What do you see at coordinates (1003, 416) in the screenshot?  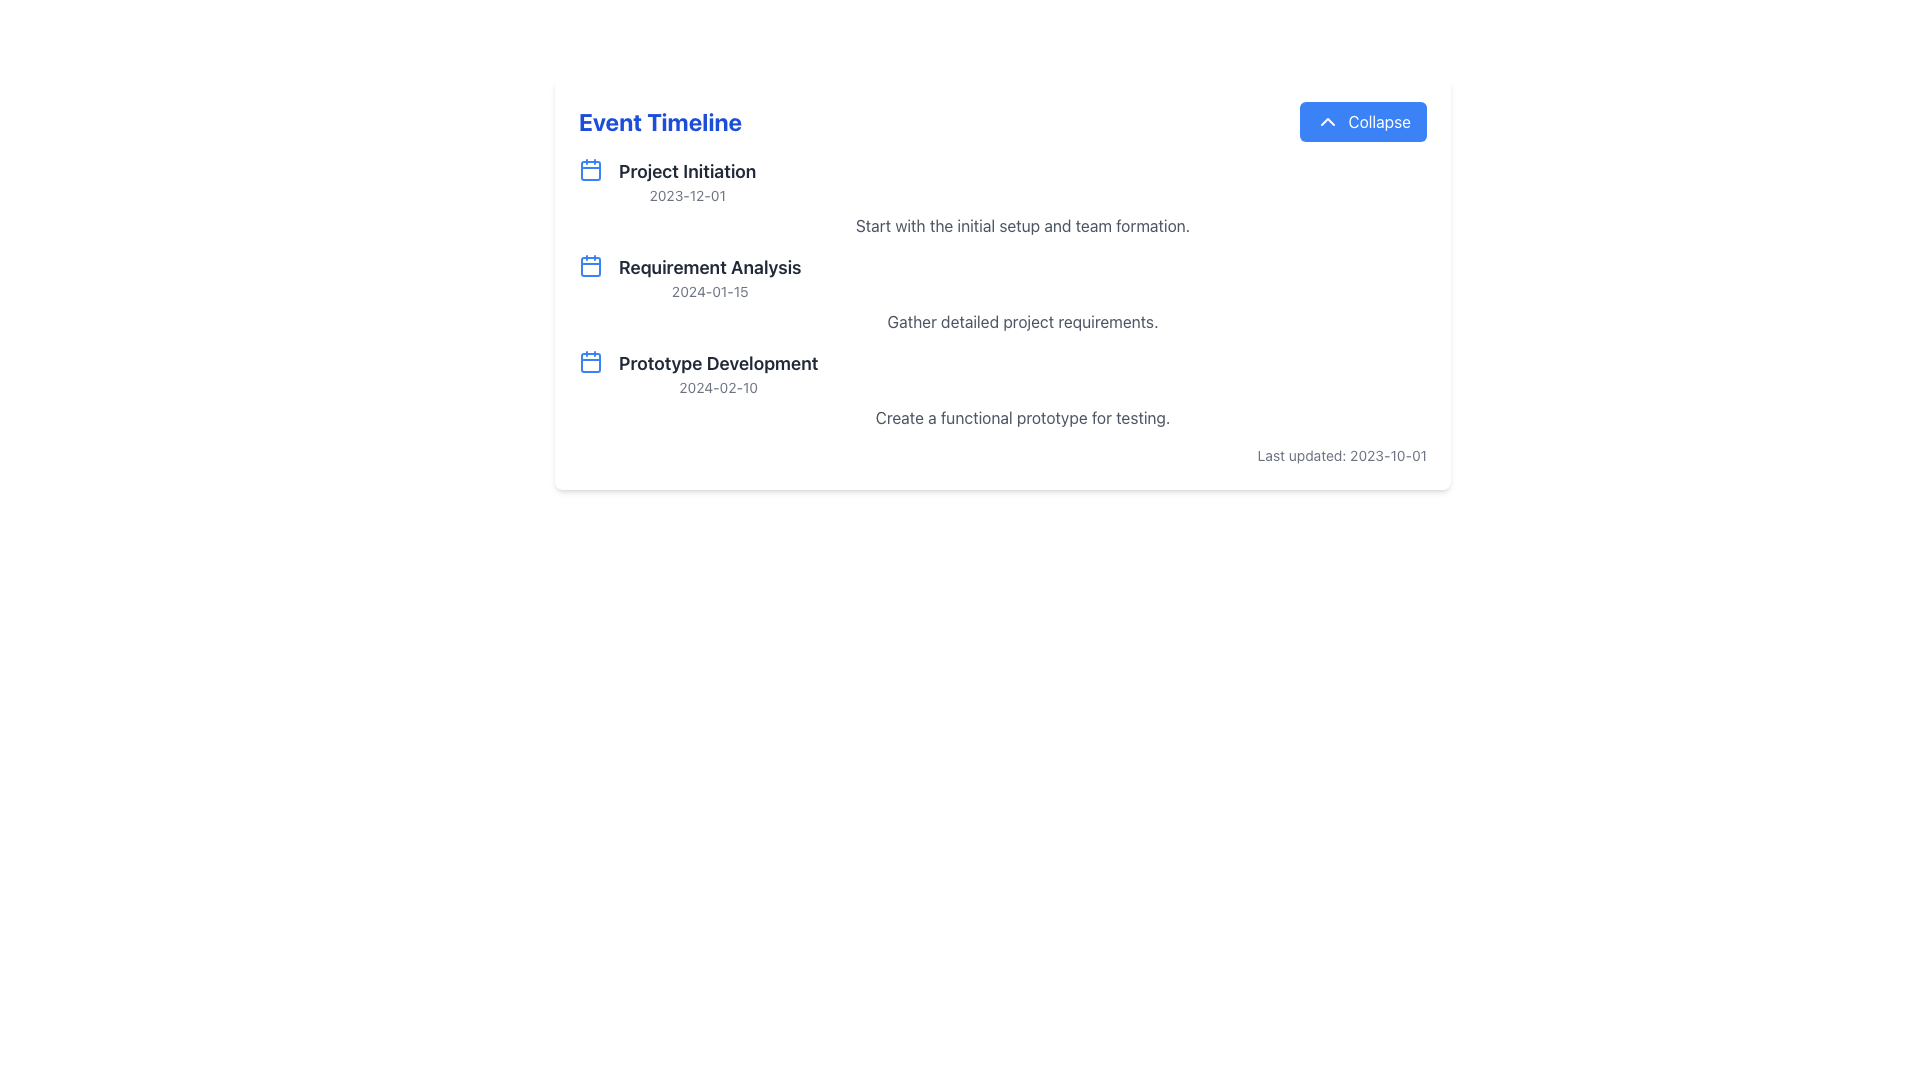 I see `static text label displaying 'Create a functional prototype for testing.' located under the 'Prototype Development' section` at bounding box center [1003, 416].